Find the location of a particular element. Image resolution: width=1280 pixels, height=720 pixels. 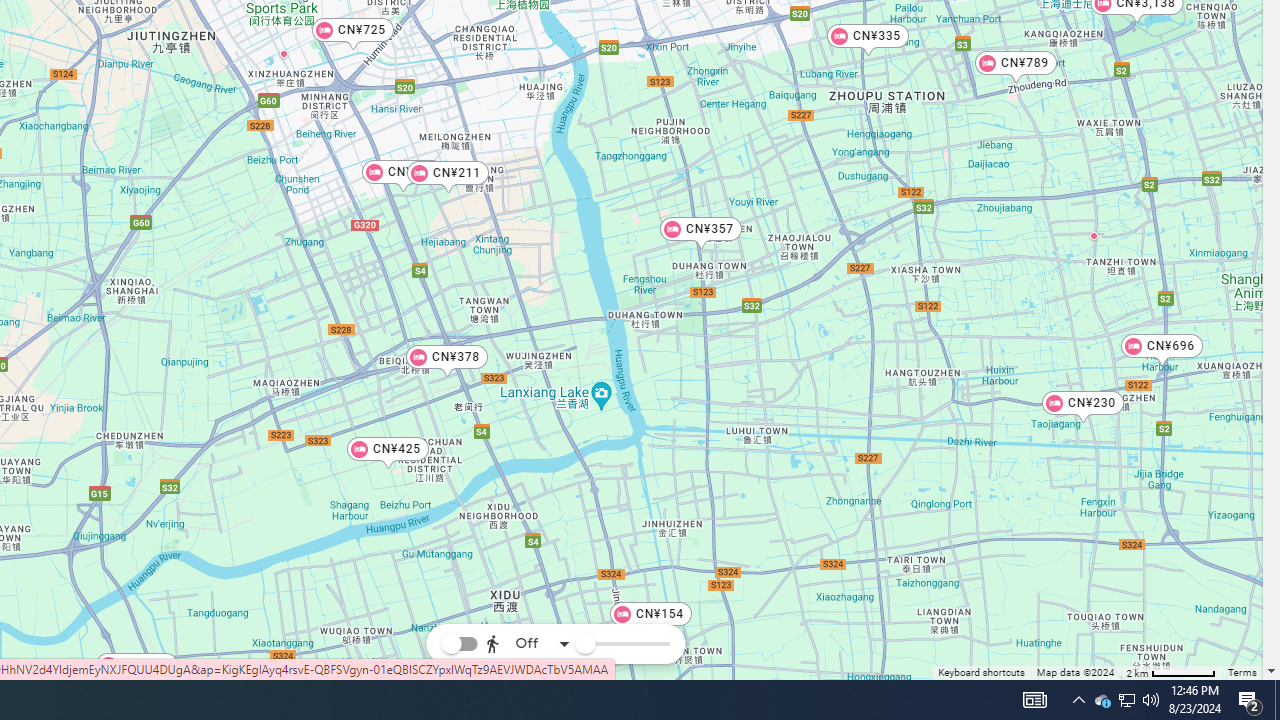

'Map Scale: 2 km per 61 pixels' is located at coordinates (1171, 672).